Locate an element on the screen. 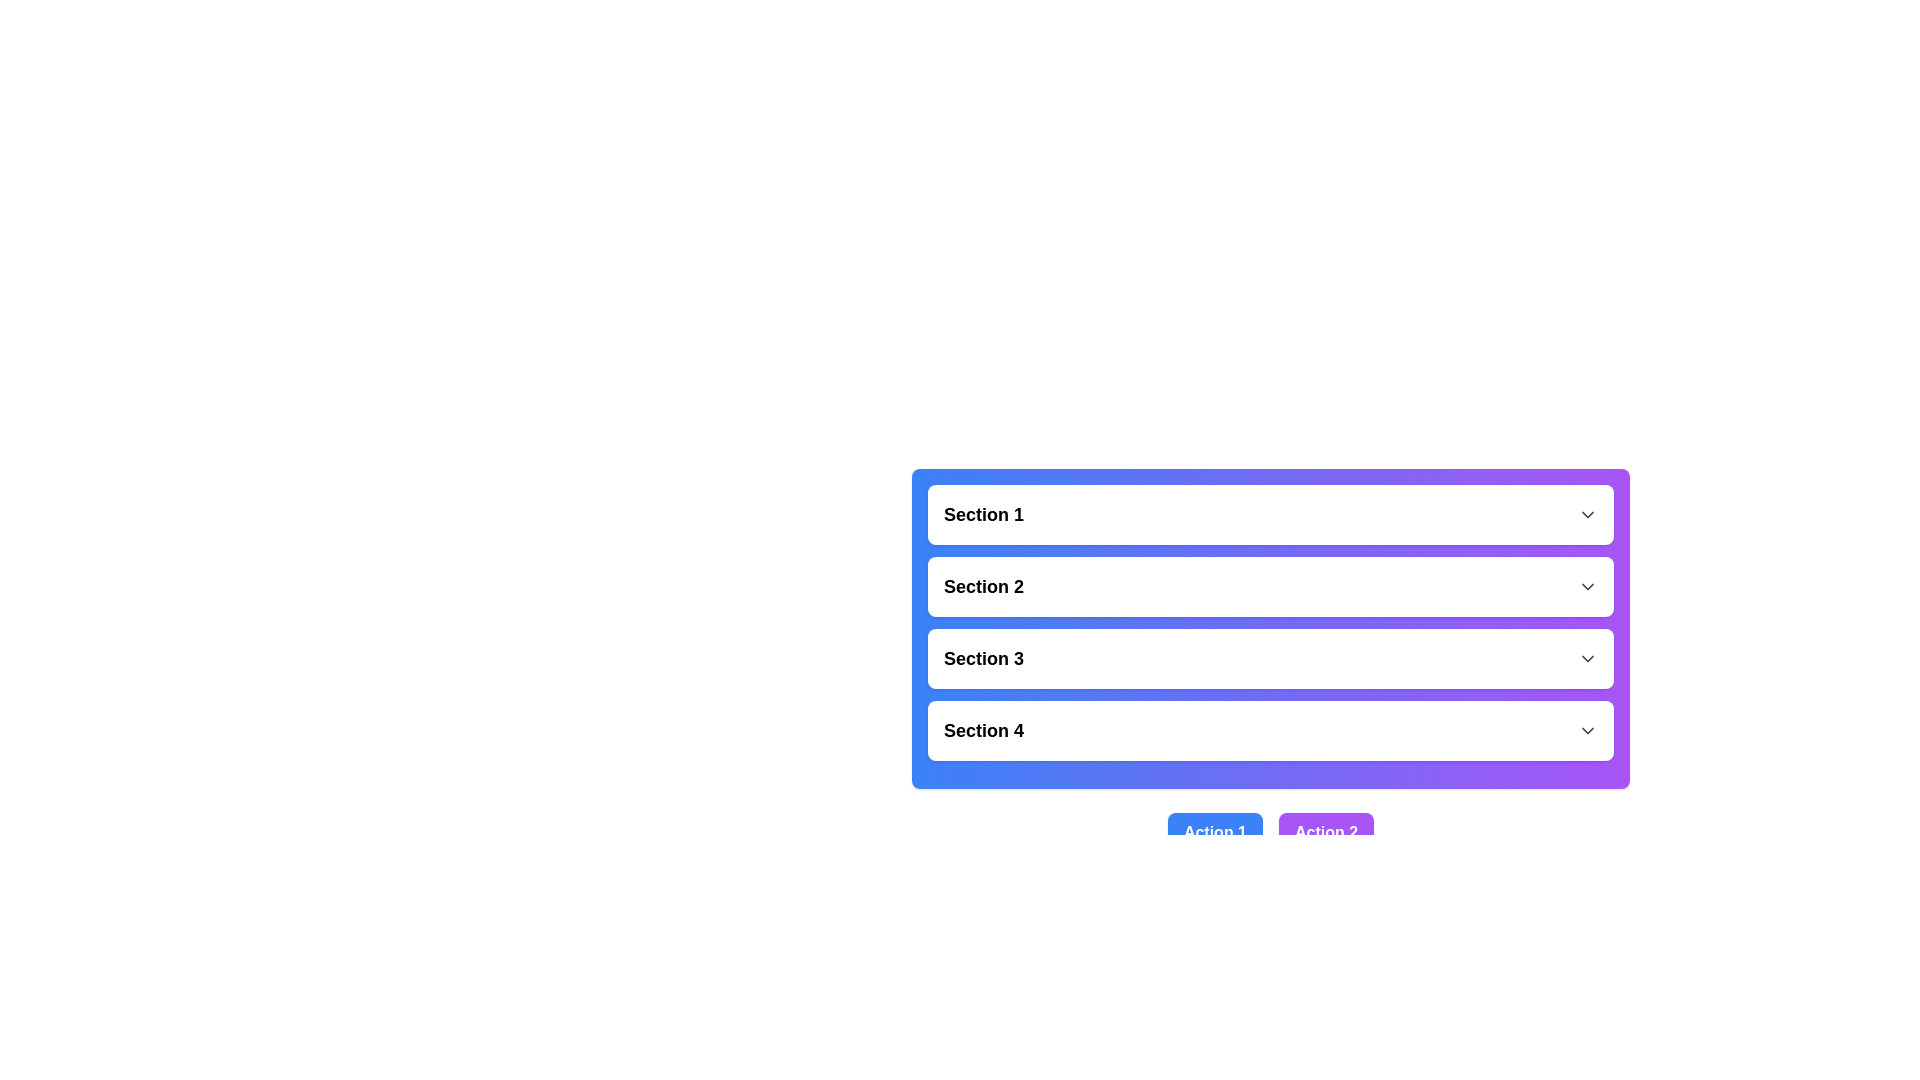 This screenshot has height=1080, width=1920. the bold, black text label reading 'Section 4' which is part of a dropdown menu interface, located near the bottom of the interface is located at coordinates (983, 731).